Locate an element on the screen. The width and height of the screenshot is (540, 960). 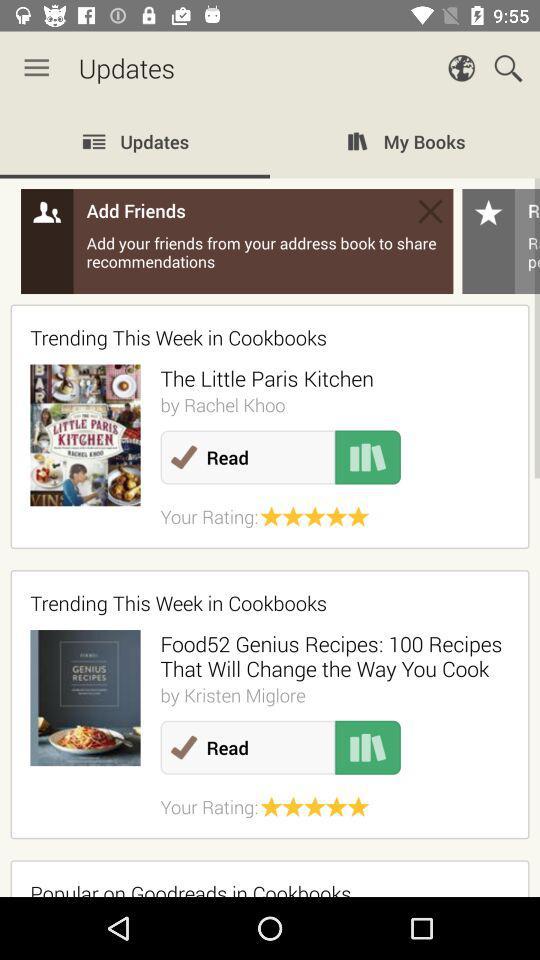
updates are here is located at coordinates (270, 500).